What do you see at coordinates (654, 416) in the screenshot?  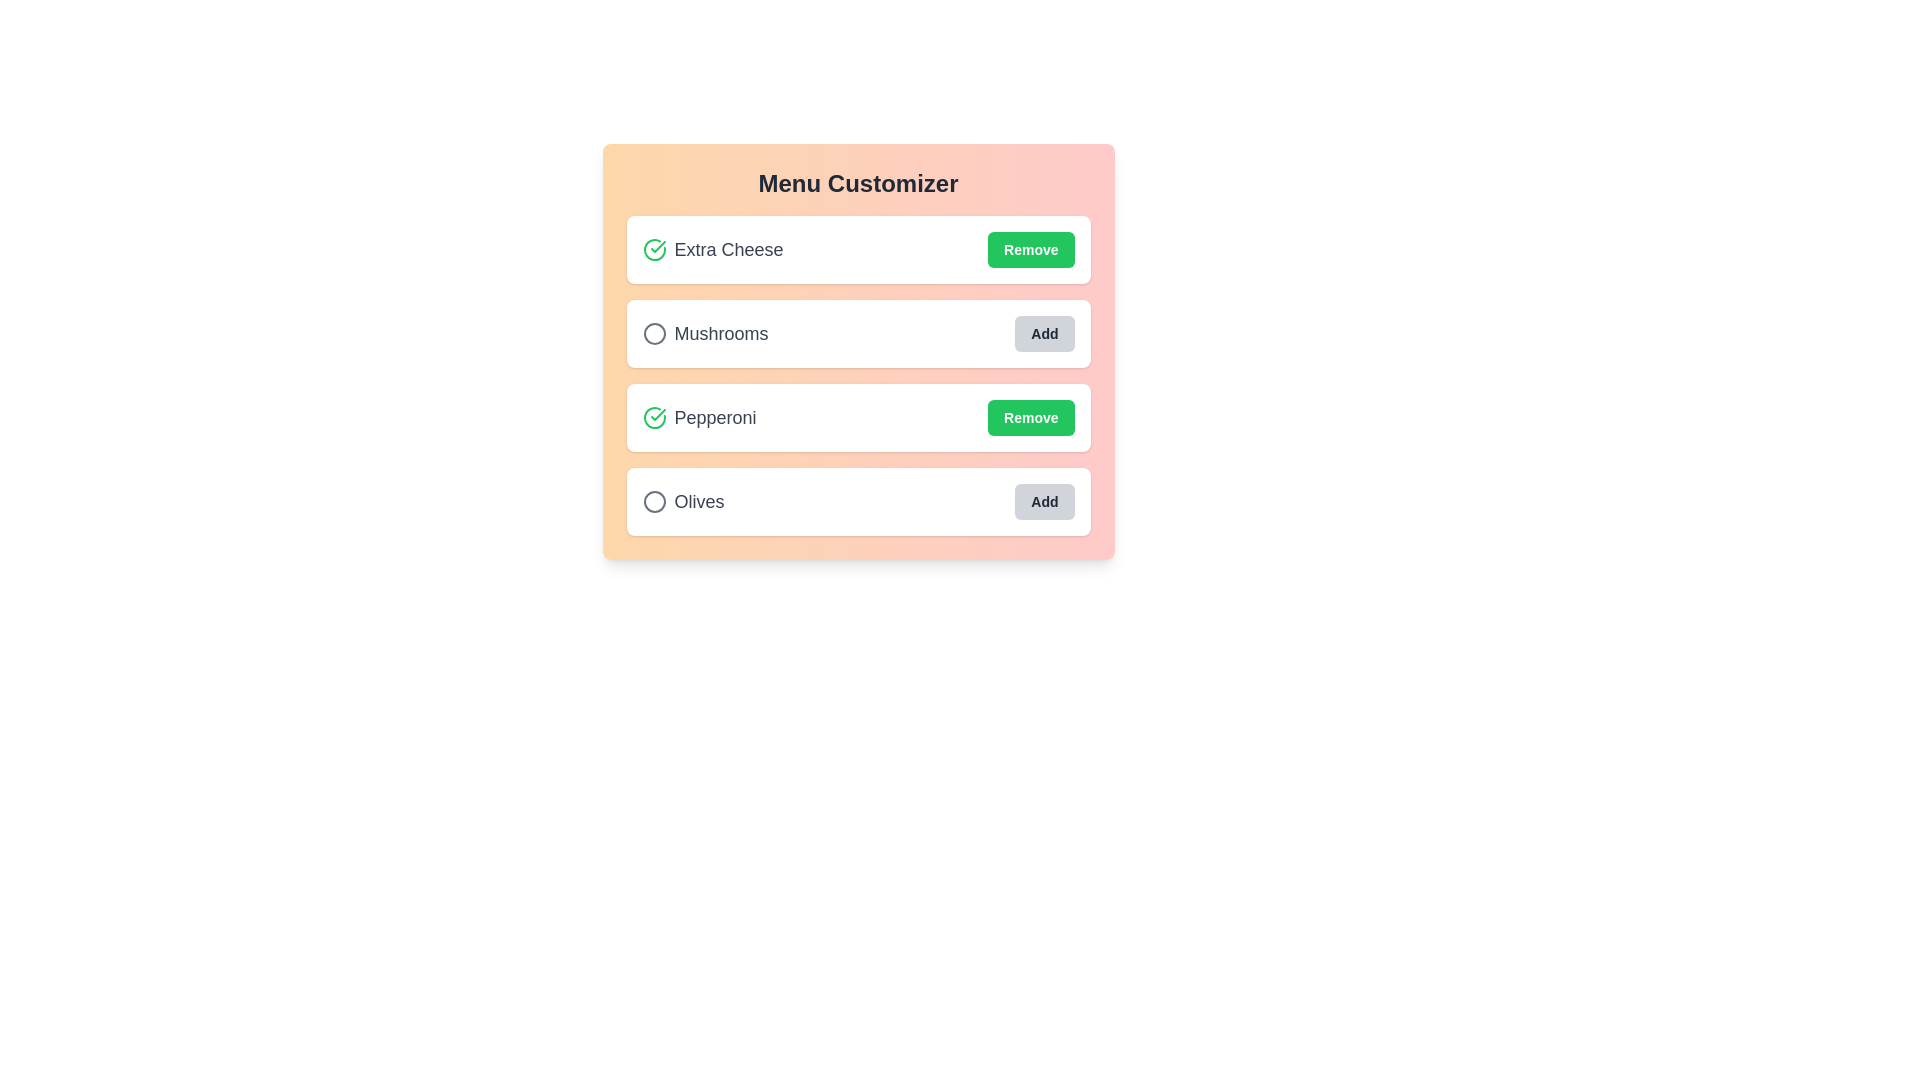 I see `the circular icon for Pepperoni to toggle its selection state` at bounding box center [654, 416].